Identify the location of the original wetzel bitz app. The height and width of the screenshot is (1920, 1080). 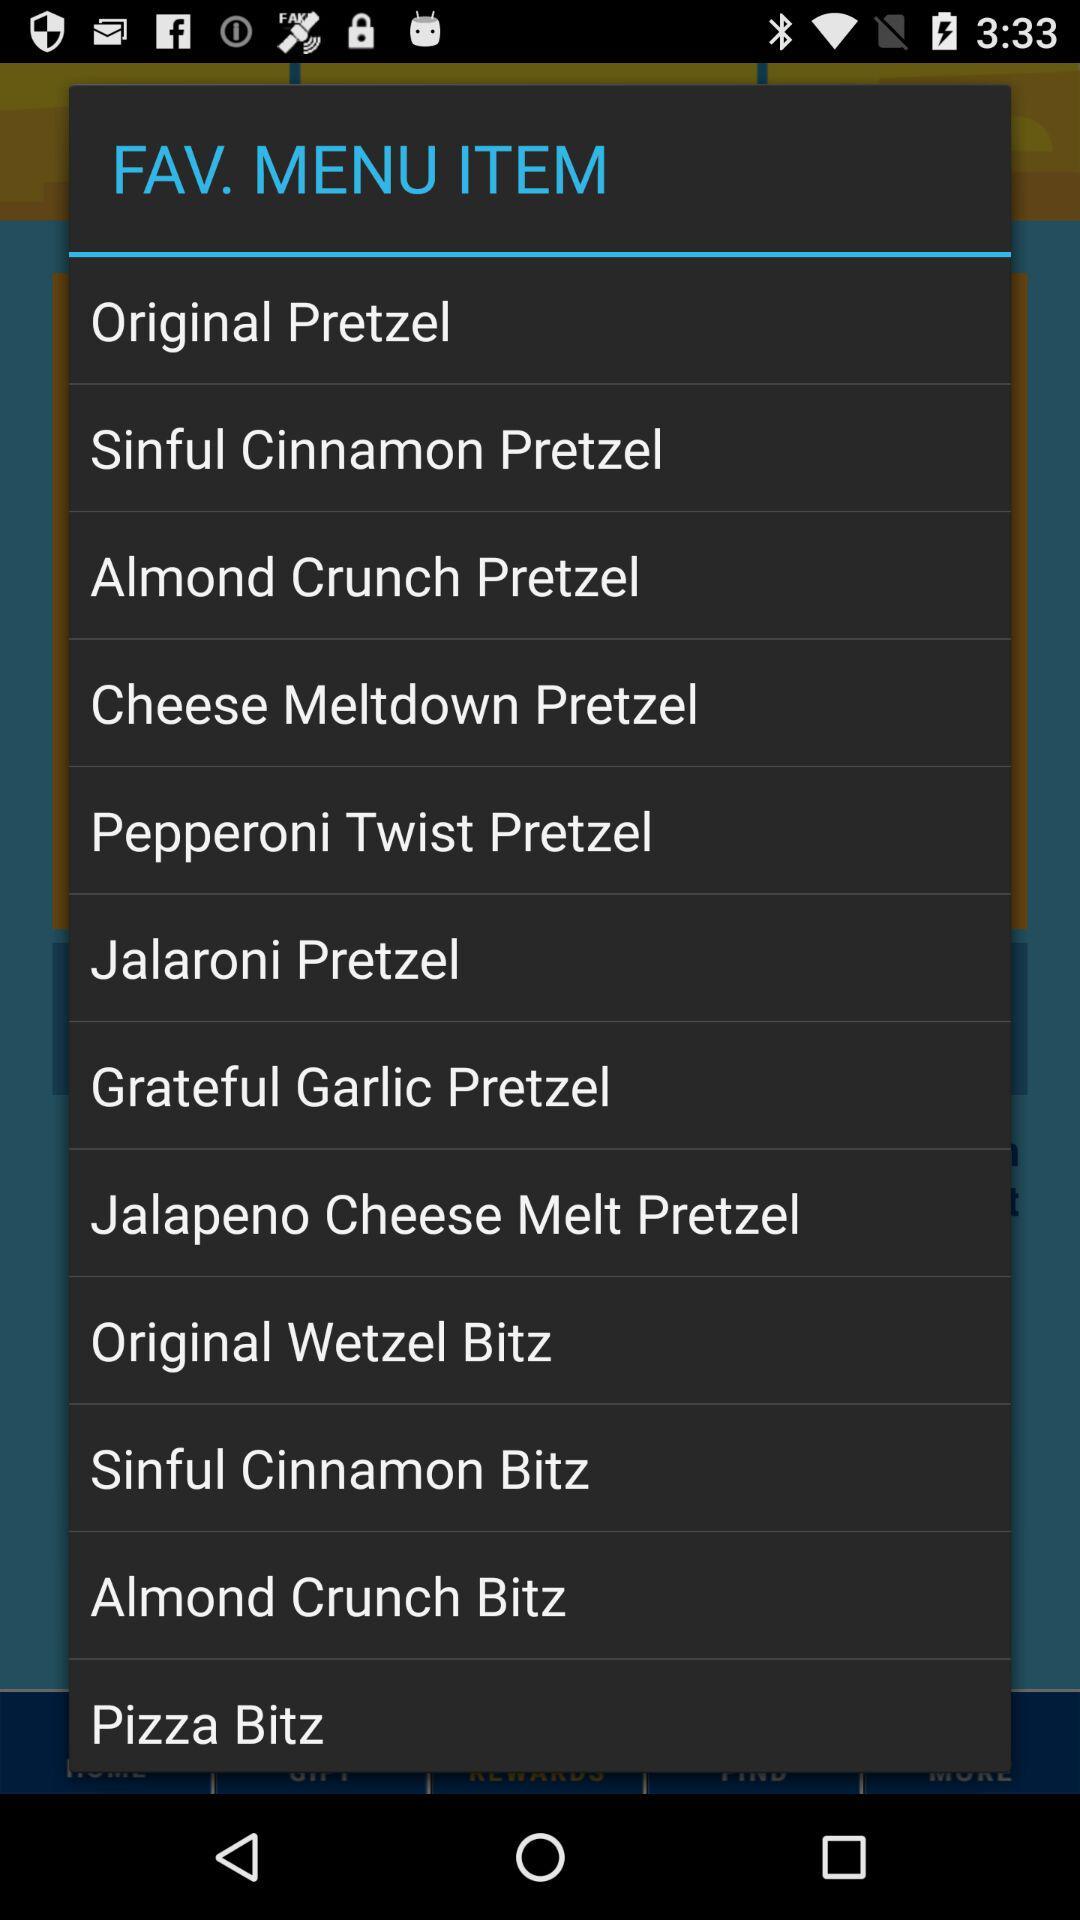
(540, 1340).